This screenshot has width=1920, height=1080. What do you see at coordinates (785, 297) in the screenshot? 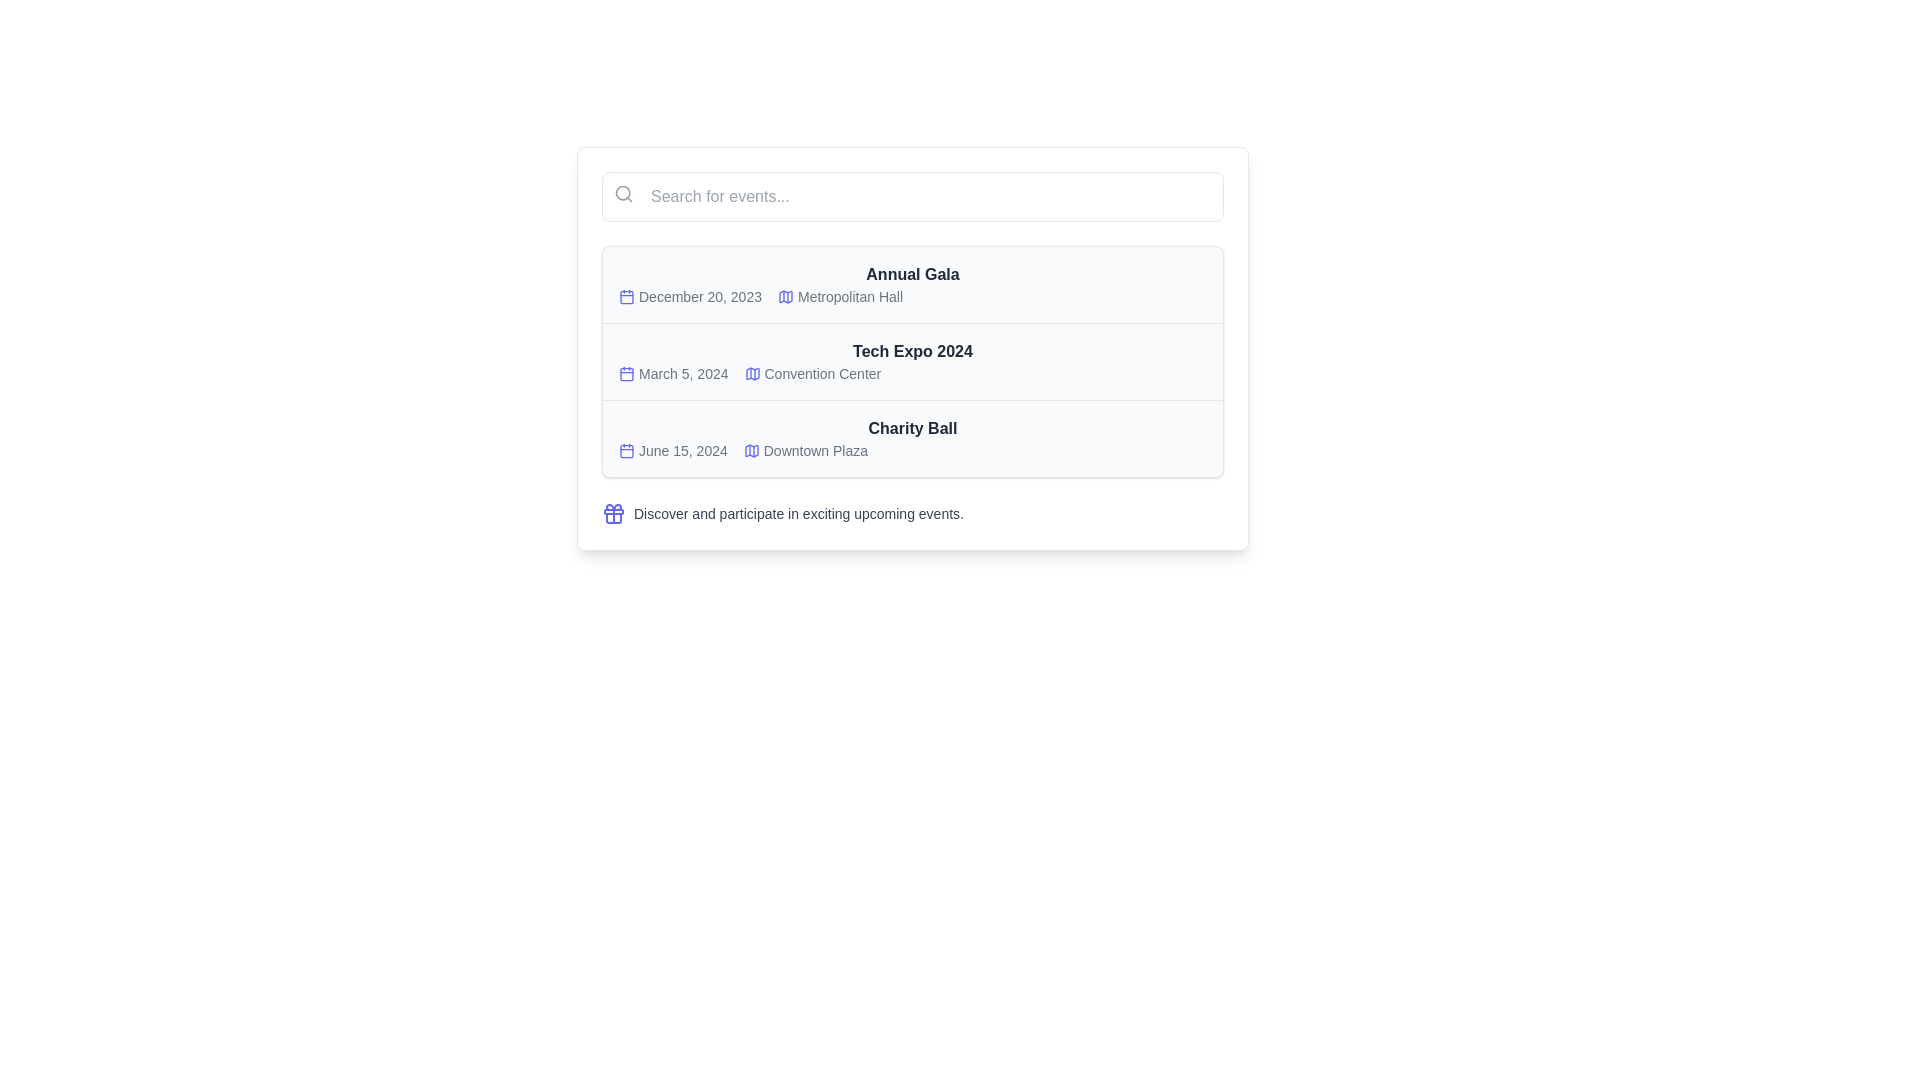
I see `the location icon indicating 'Metropolitan Hall' under the 'Annual Gala' event in the top-left area of the upcoming events segment` at bounding box center [785, 297].